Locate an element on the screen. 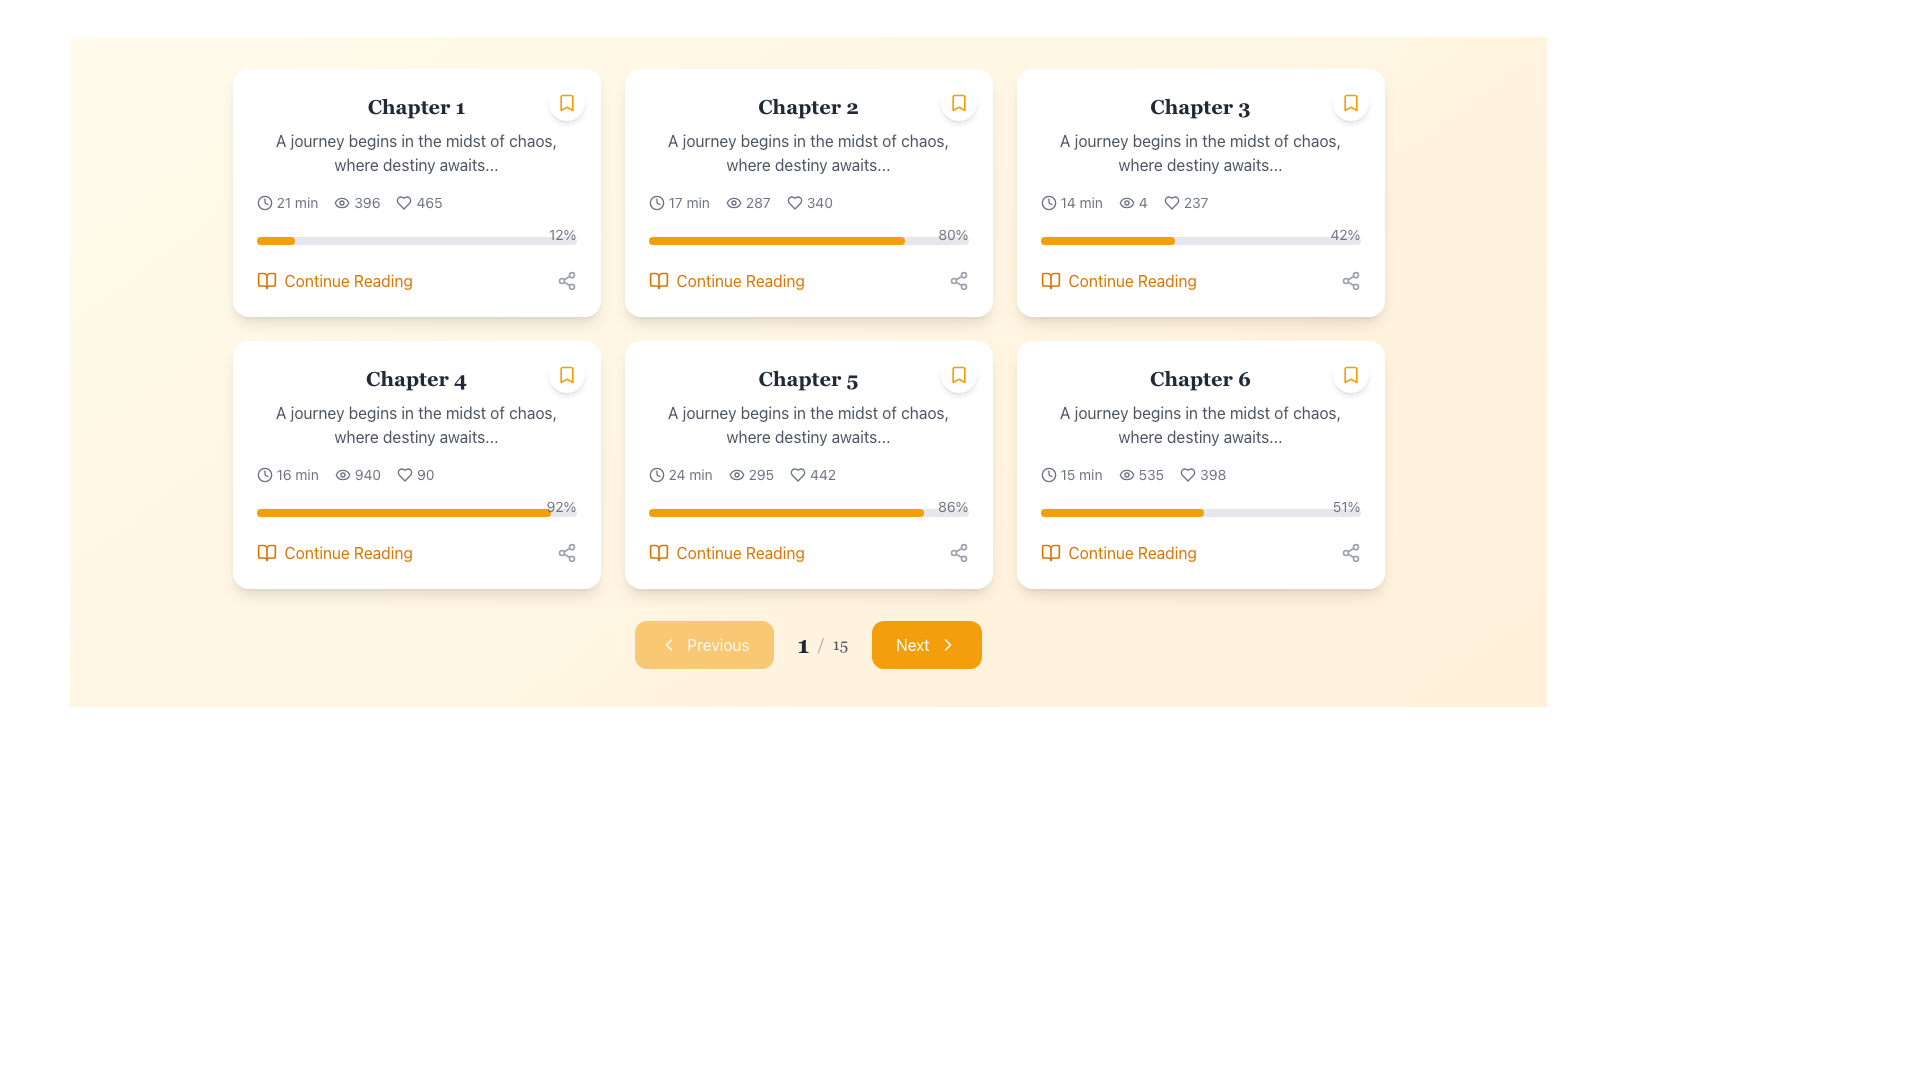 The width and height of the screenshot is (1920, 1080). the filled segment of the progress bar indicating the completion of reading for 'Chapter 5', located at the bottom section of the corresponding card is located at coordinates (785, 512).